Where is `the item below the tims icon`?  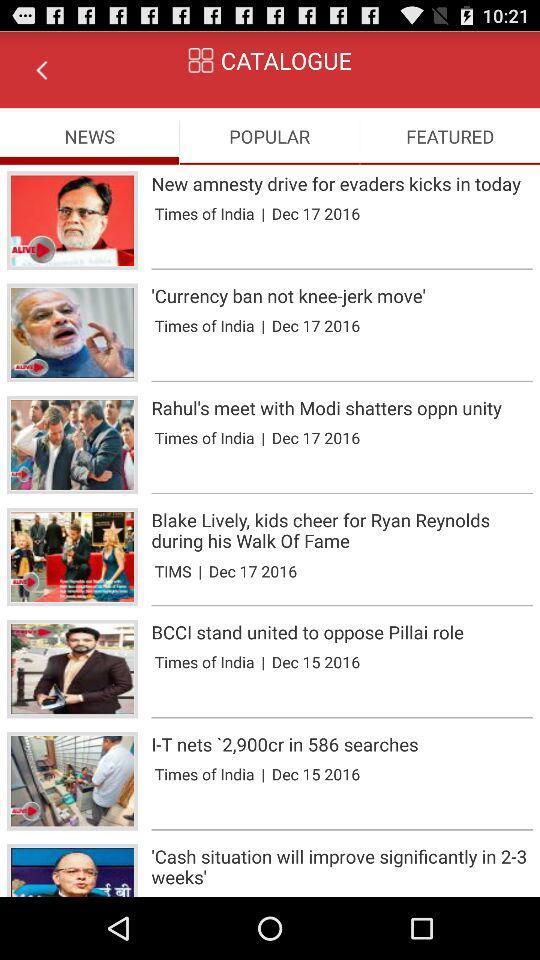 the item below the tims icon is located at coordinates (341, 604).